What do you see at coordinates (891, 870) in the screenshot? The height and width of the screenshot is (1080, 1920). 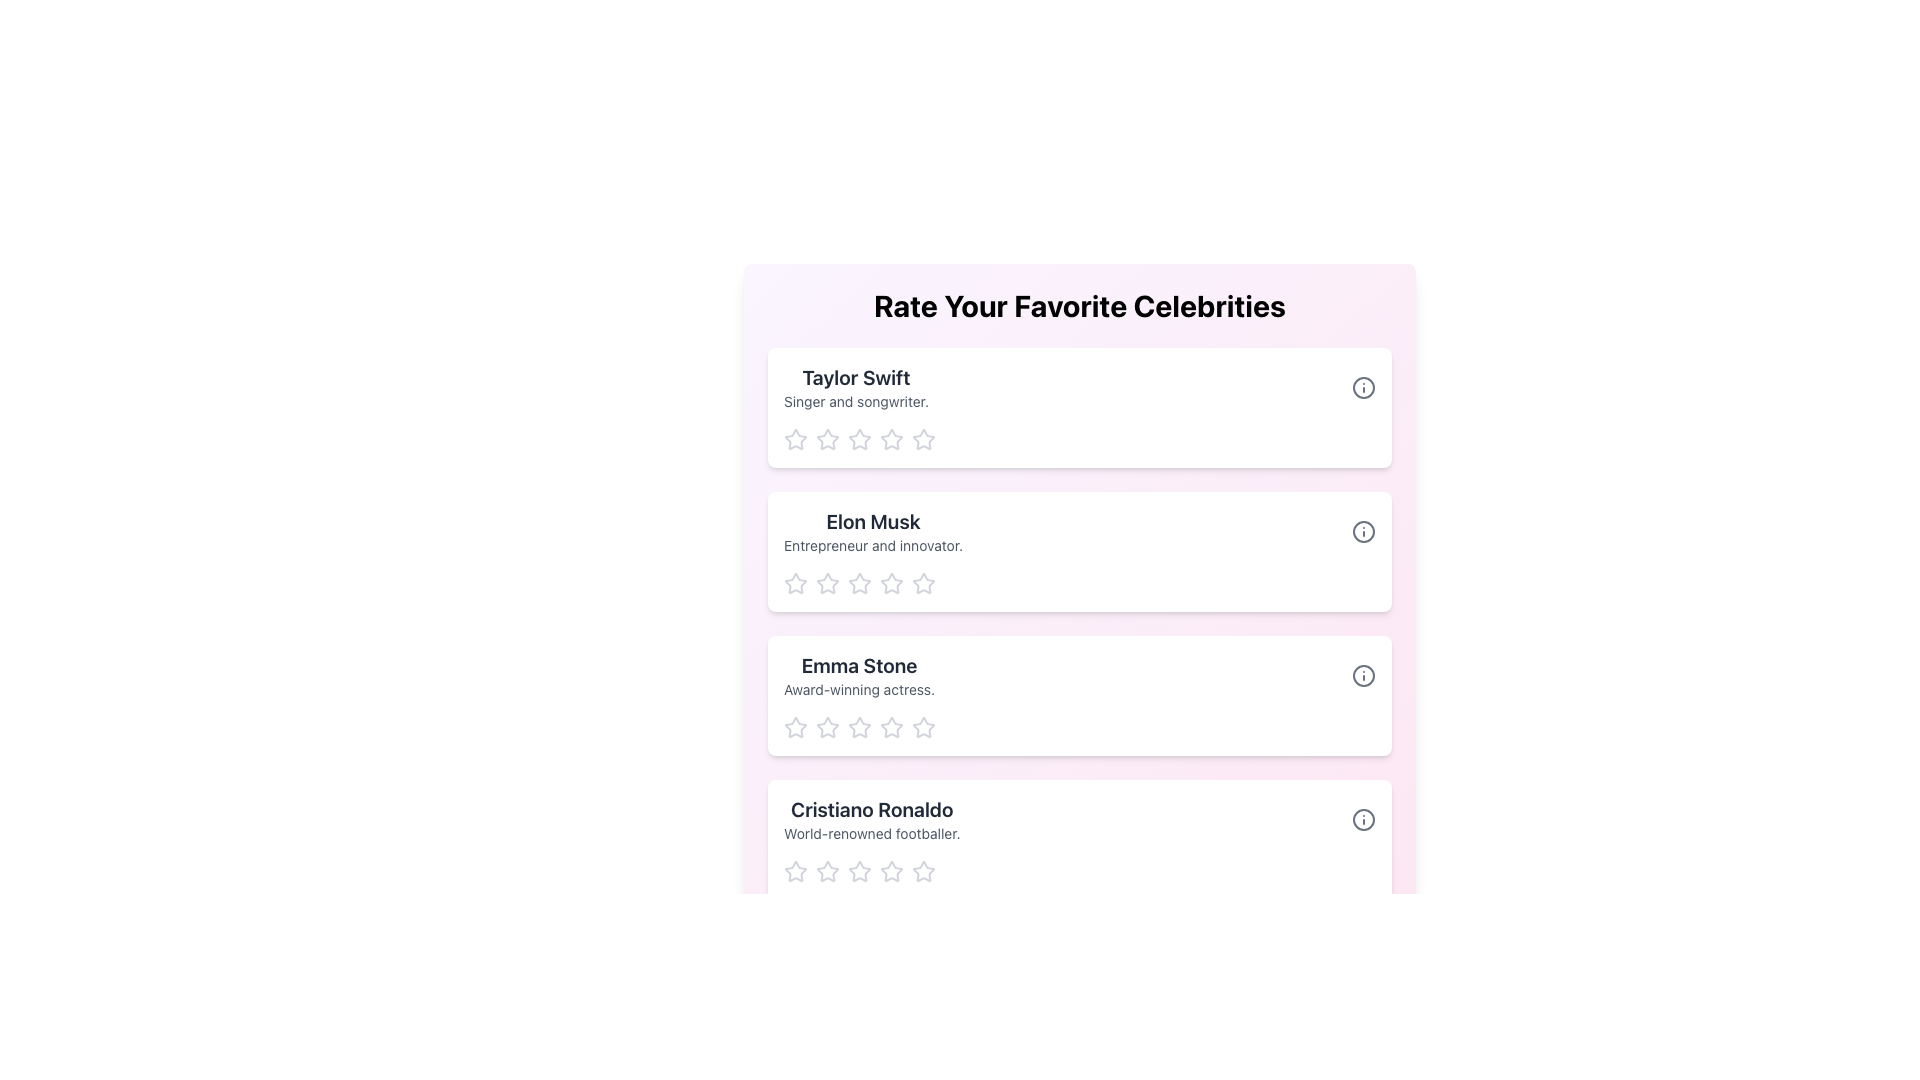 I see `the second star icon from the left in the rating system for 'Cristiano Ronaldo'` at bounding box center [891, 870].